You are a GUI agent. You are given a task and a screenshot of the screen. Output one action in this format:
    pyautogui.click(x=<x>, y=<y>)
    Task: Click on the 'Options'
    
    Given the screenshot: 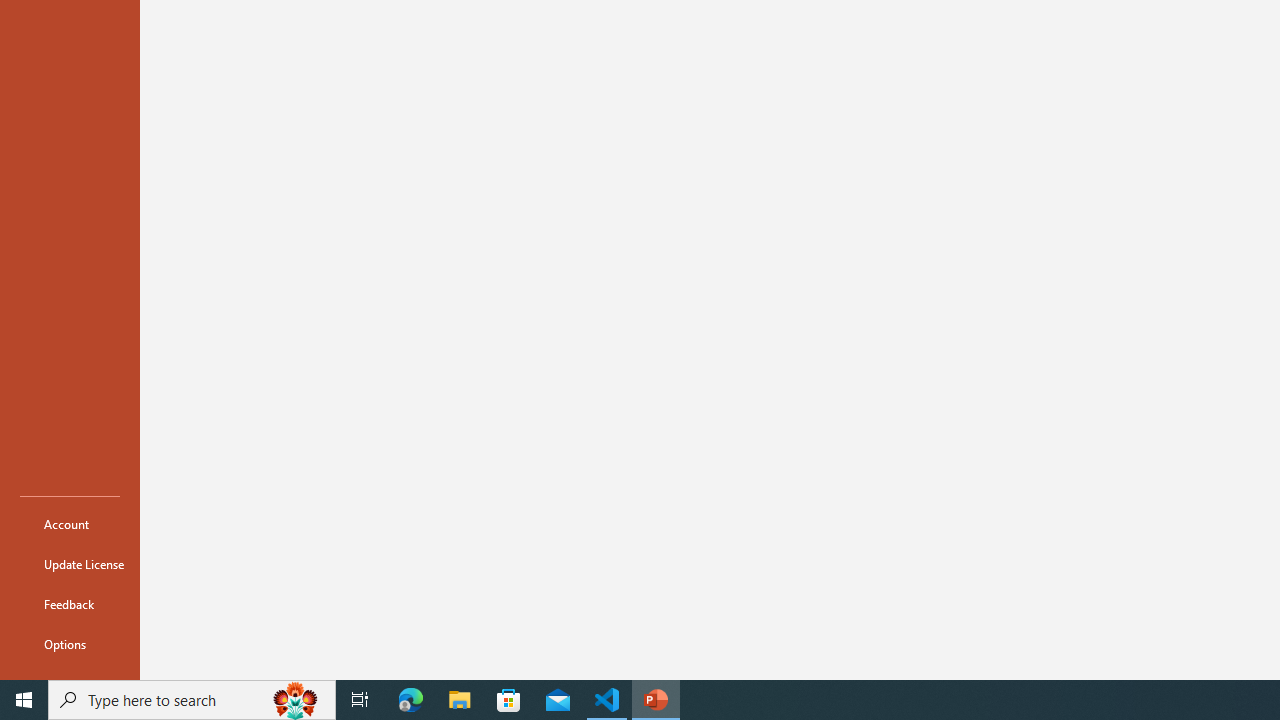 What is the action you would take?
    pyautogui.click(x=69, y=644)
    